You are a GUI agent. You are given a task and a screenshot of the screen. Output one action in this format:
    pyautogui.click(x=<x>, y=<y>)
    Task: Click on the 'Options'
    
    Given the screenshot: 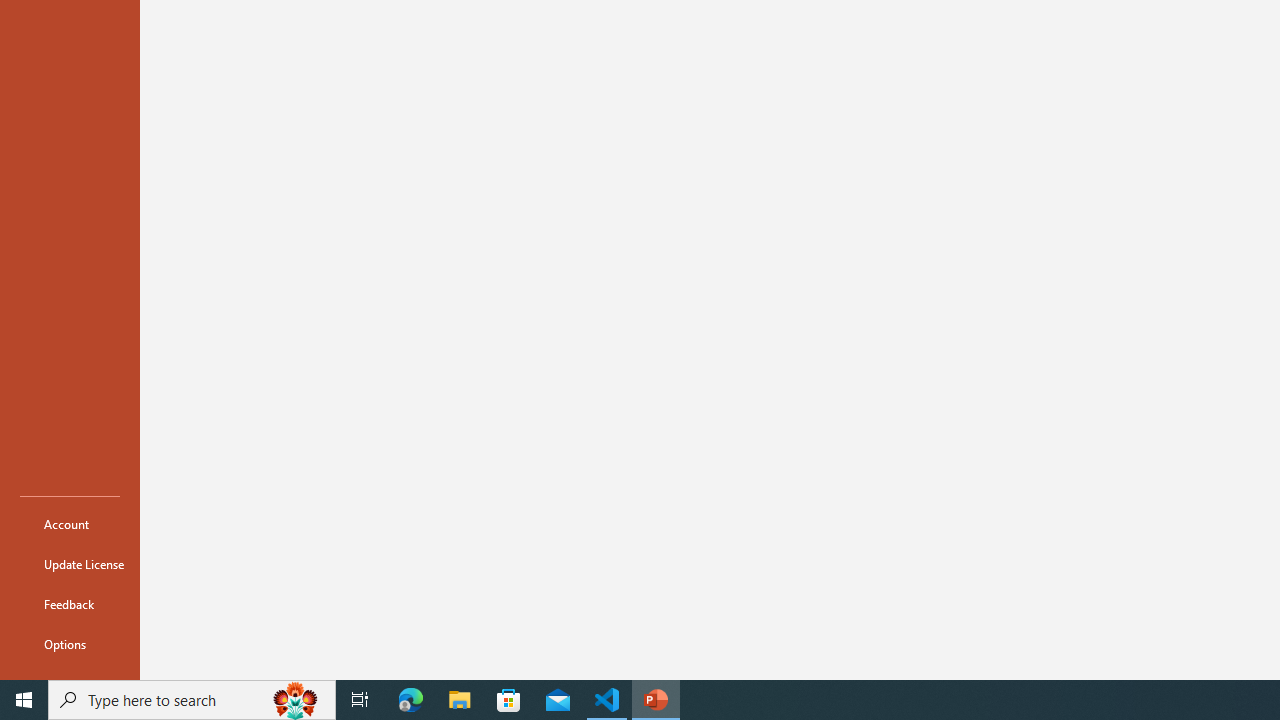 What is the action you would take?
    pyautogui.click(x=69, y=644)
    